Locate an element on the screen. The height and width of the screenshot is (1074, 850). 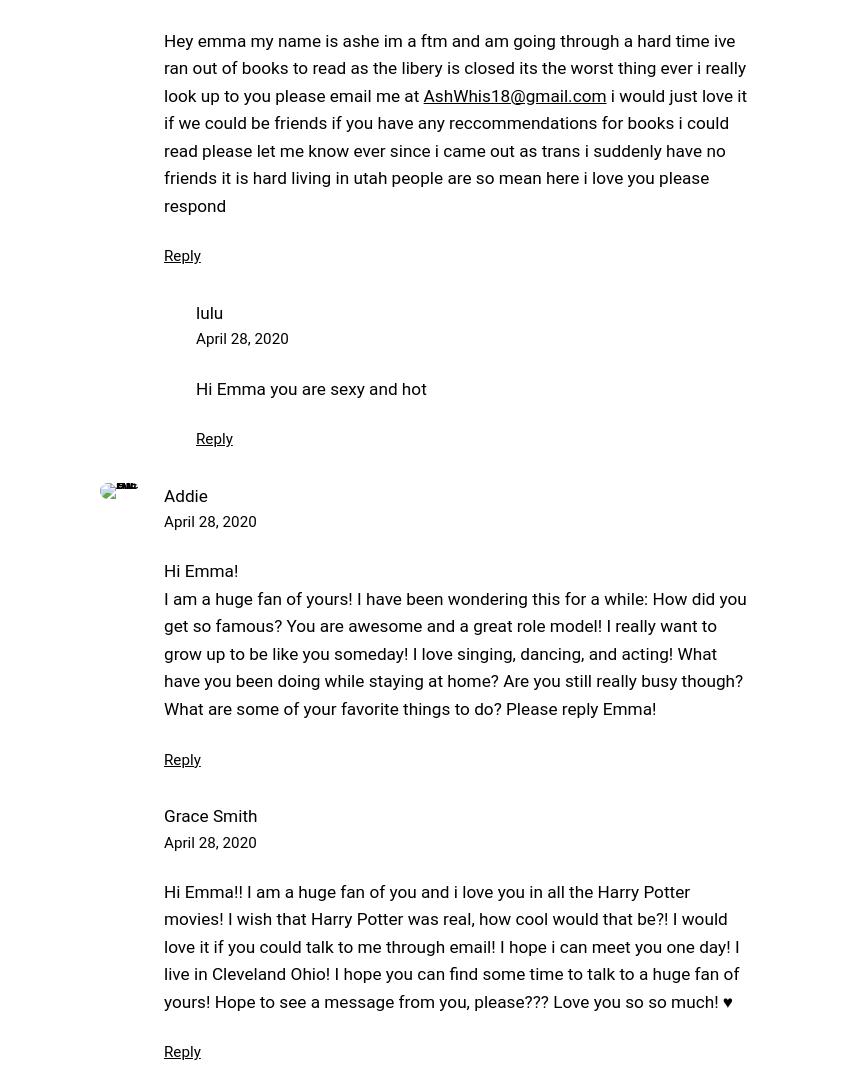
'AshWhis18@gmail.com' is located at coordinates (513, 95).